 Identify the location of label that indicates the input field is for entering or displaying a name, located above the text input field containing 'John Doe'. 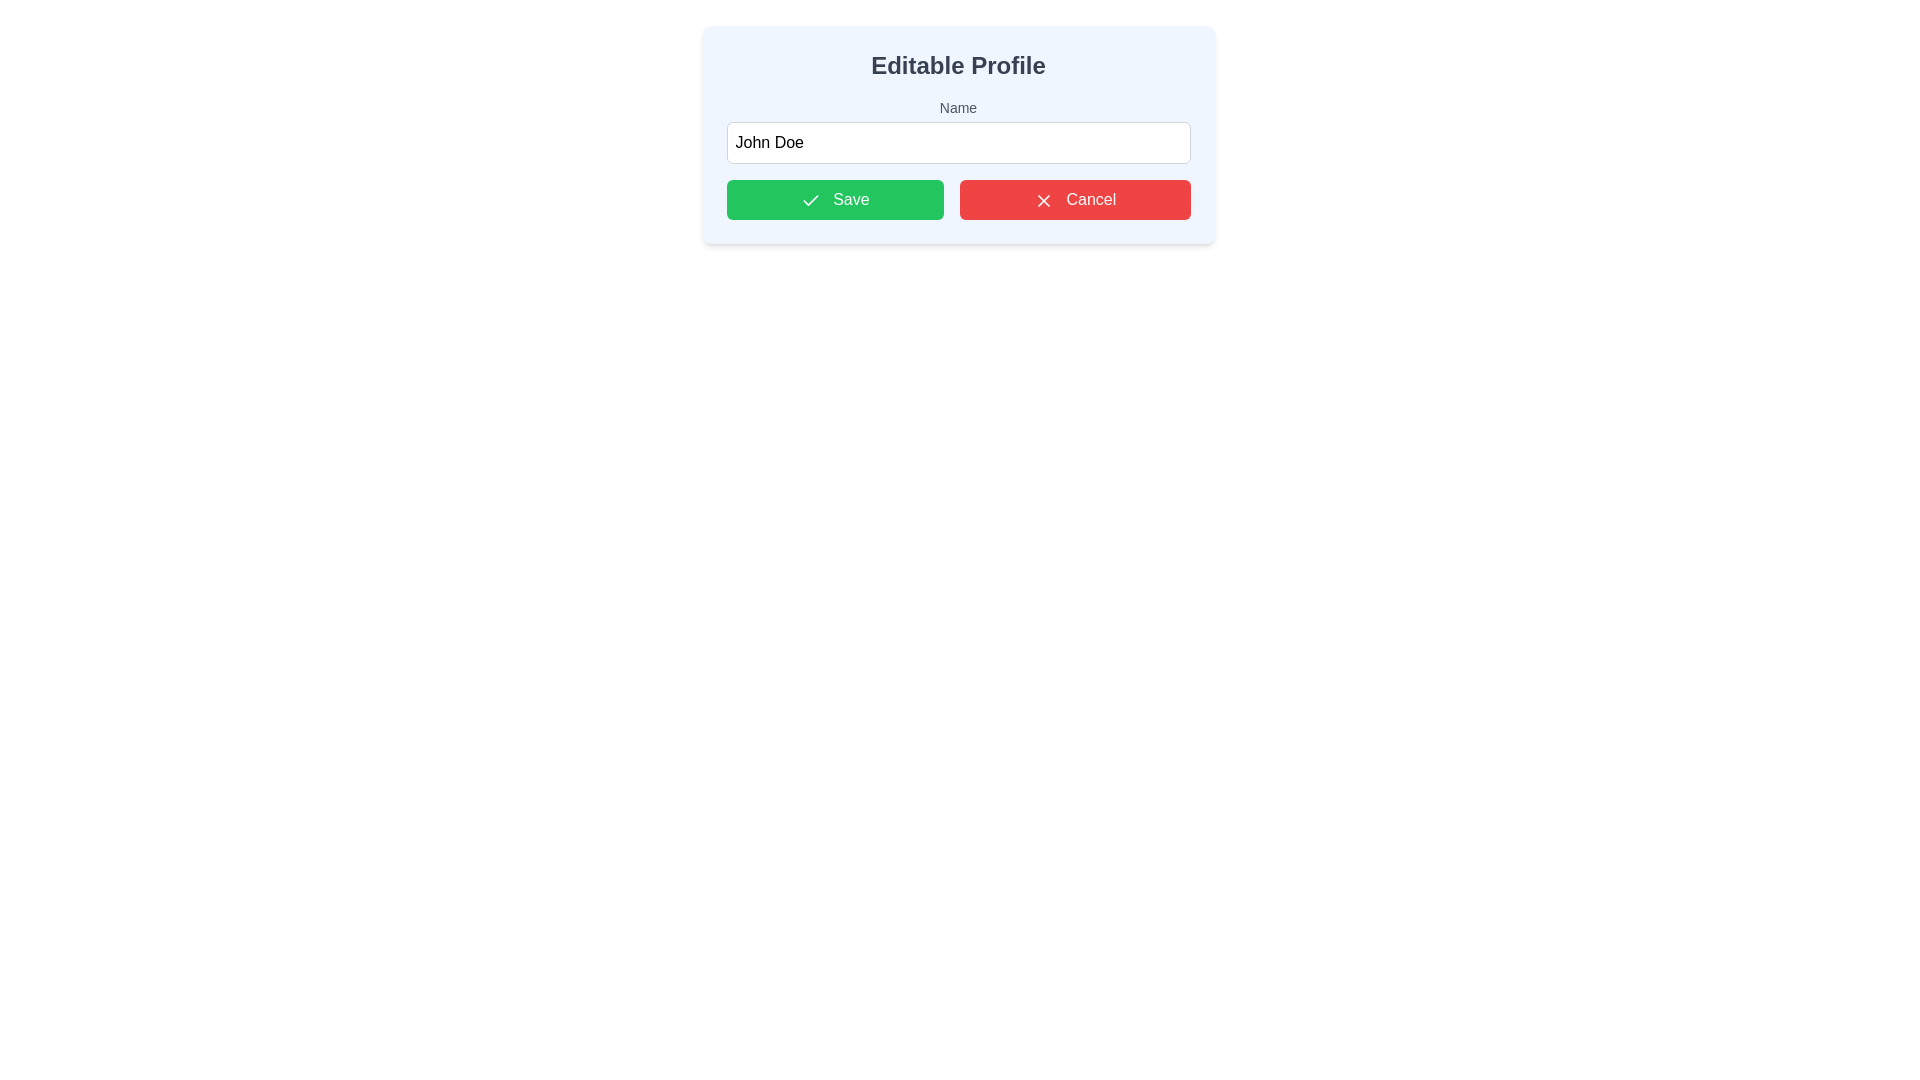
(957, 108).